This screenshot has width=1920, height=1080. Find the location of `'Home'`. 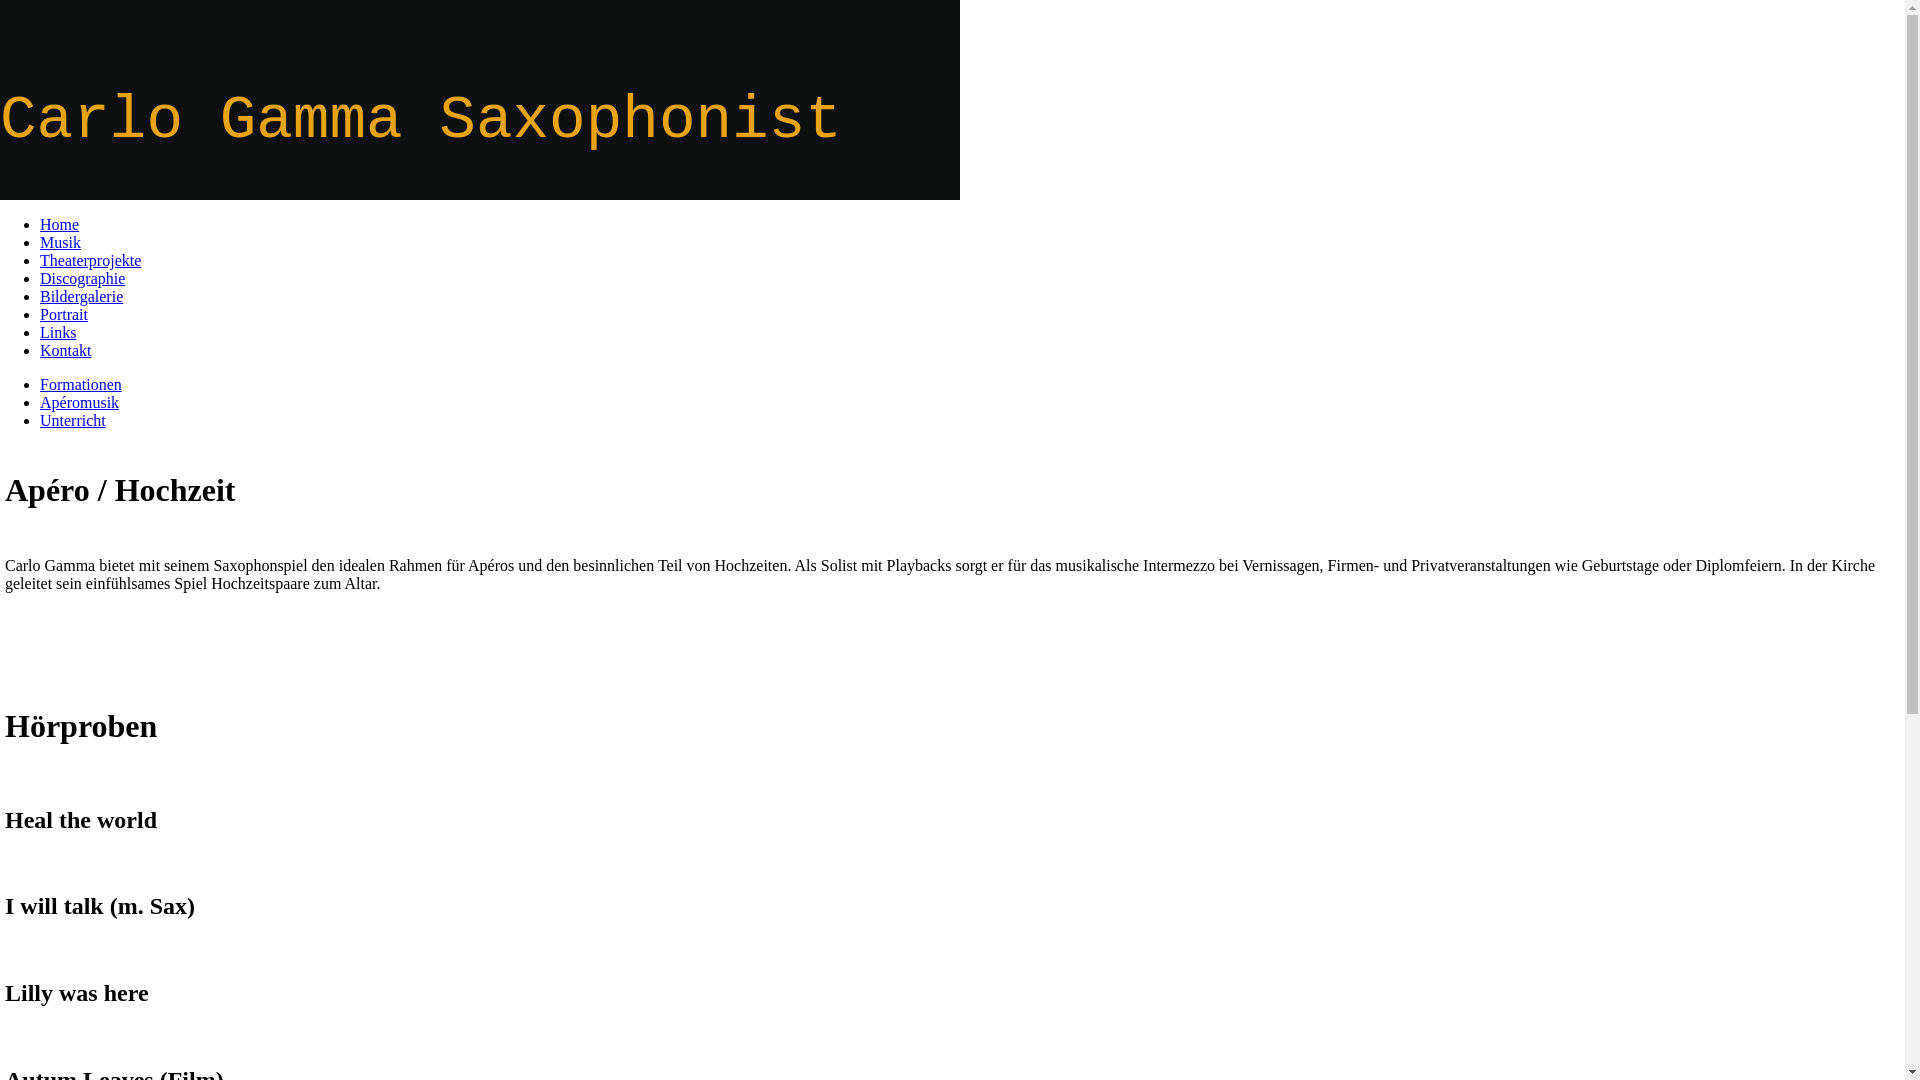

'Home' is located at coordinates (59, 224).